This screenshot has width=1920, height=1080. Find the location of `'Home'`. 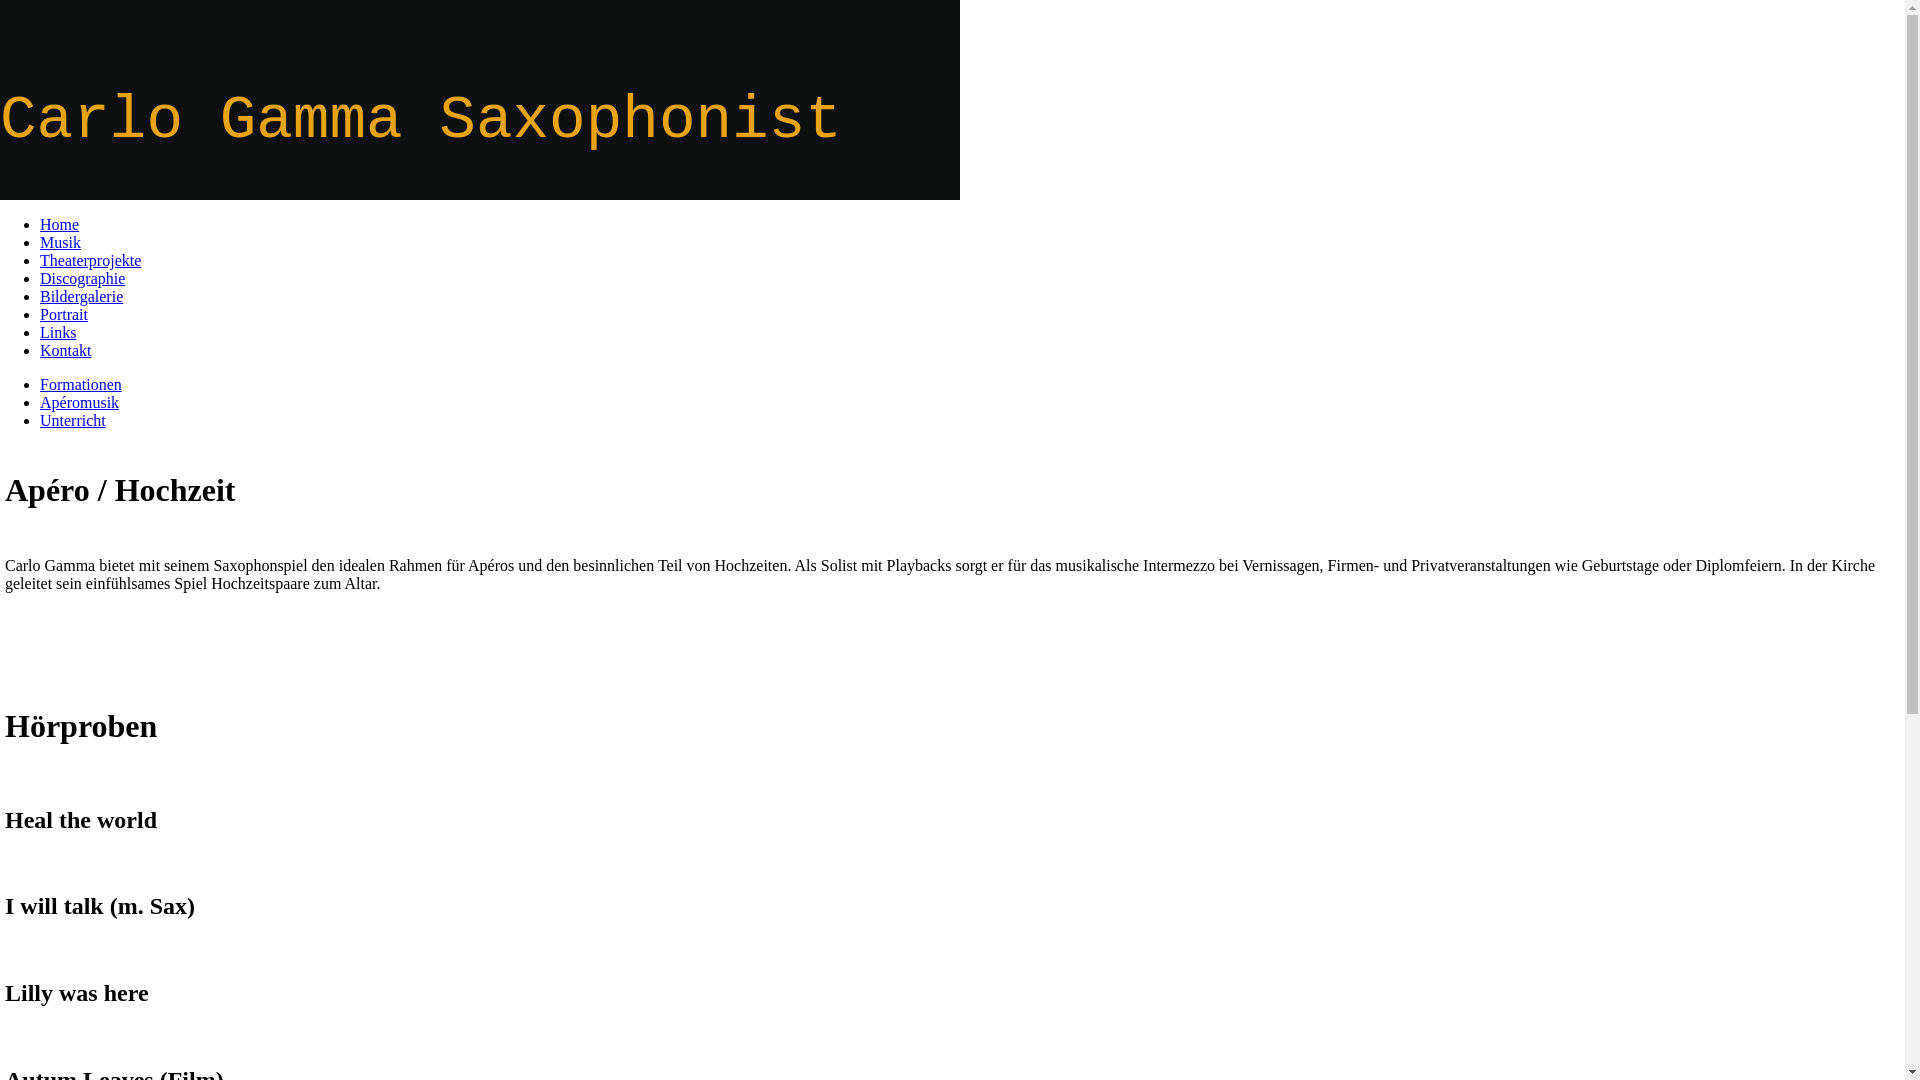

'Home' is located at coordinates (59, 224).